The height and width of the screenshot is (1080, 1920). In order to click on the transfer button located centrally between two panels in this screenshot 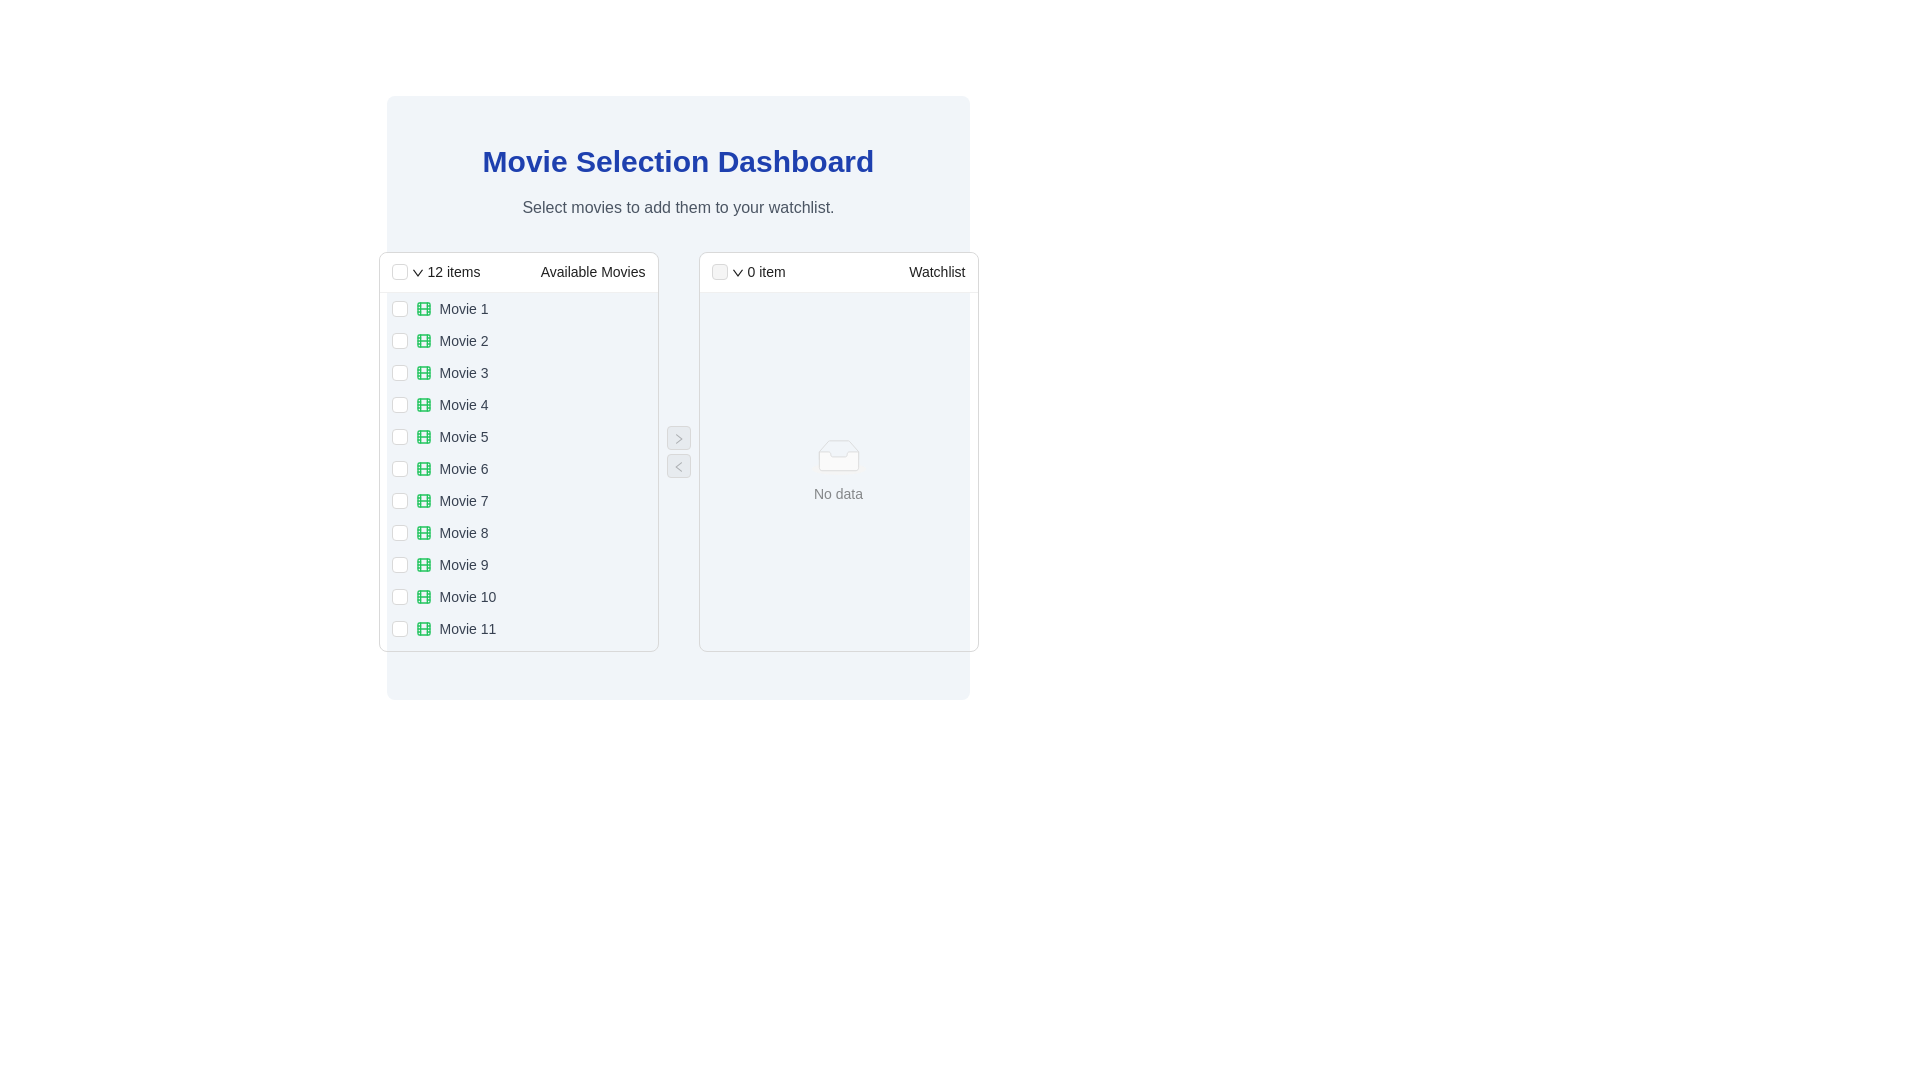, I will do `click(678, 466)`.